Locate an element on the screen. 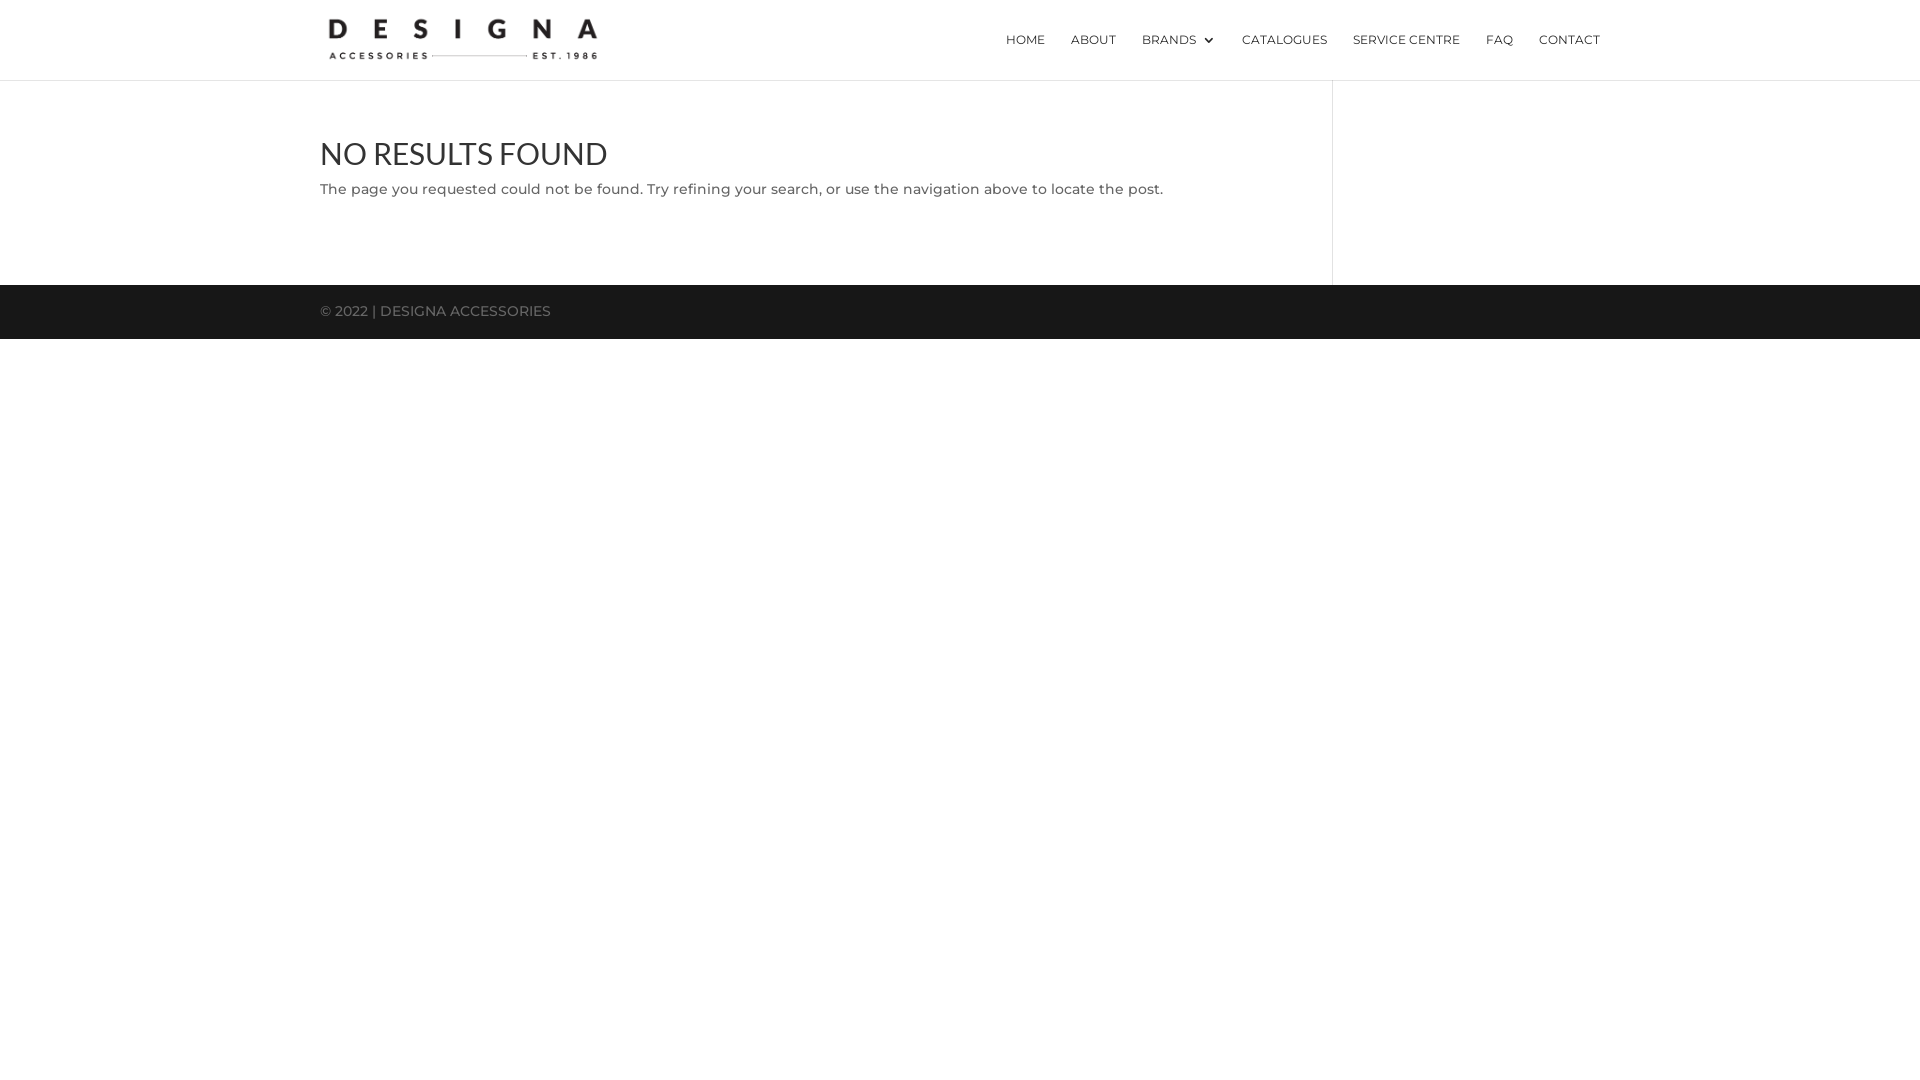  'CONTACT' is located at coordinates (1568, 55).